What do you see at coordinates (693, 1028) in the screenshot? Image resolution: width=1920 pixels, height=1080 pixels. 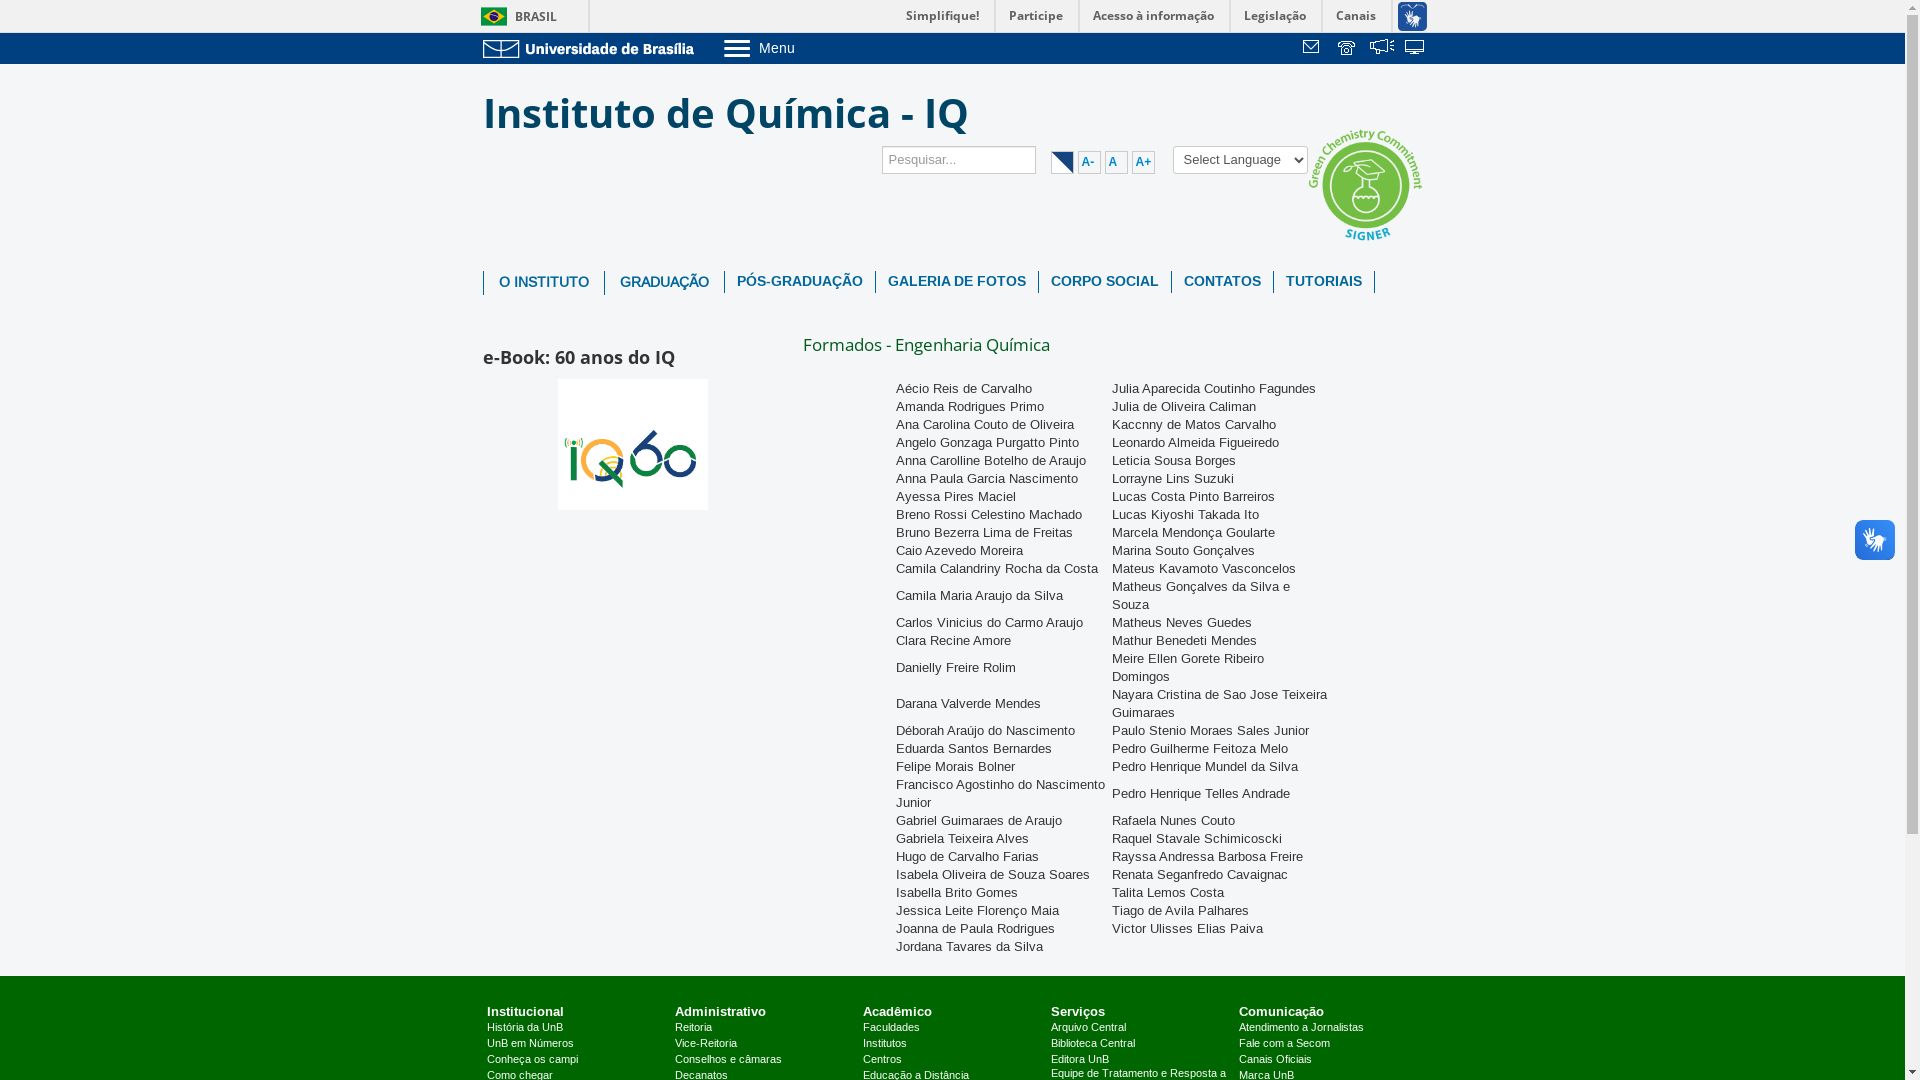 I see `'Reitoria'` at bounding box center [693, 1028].